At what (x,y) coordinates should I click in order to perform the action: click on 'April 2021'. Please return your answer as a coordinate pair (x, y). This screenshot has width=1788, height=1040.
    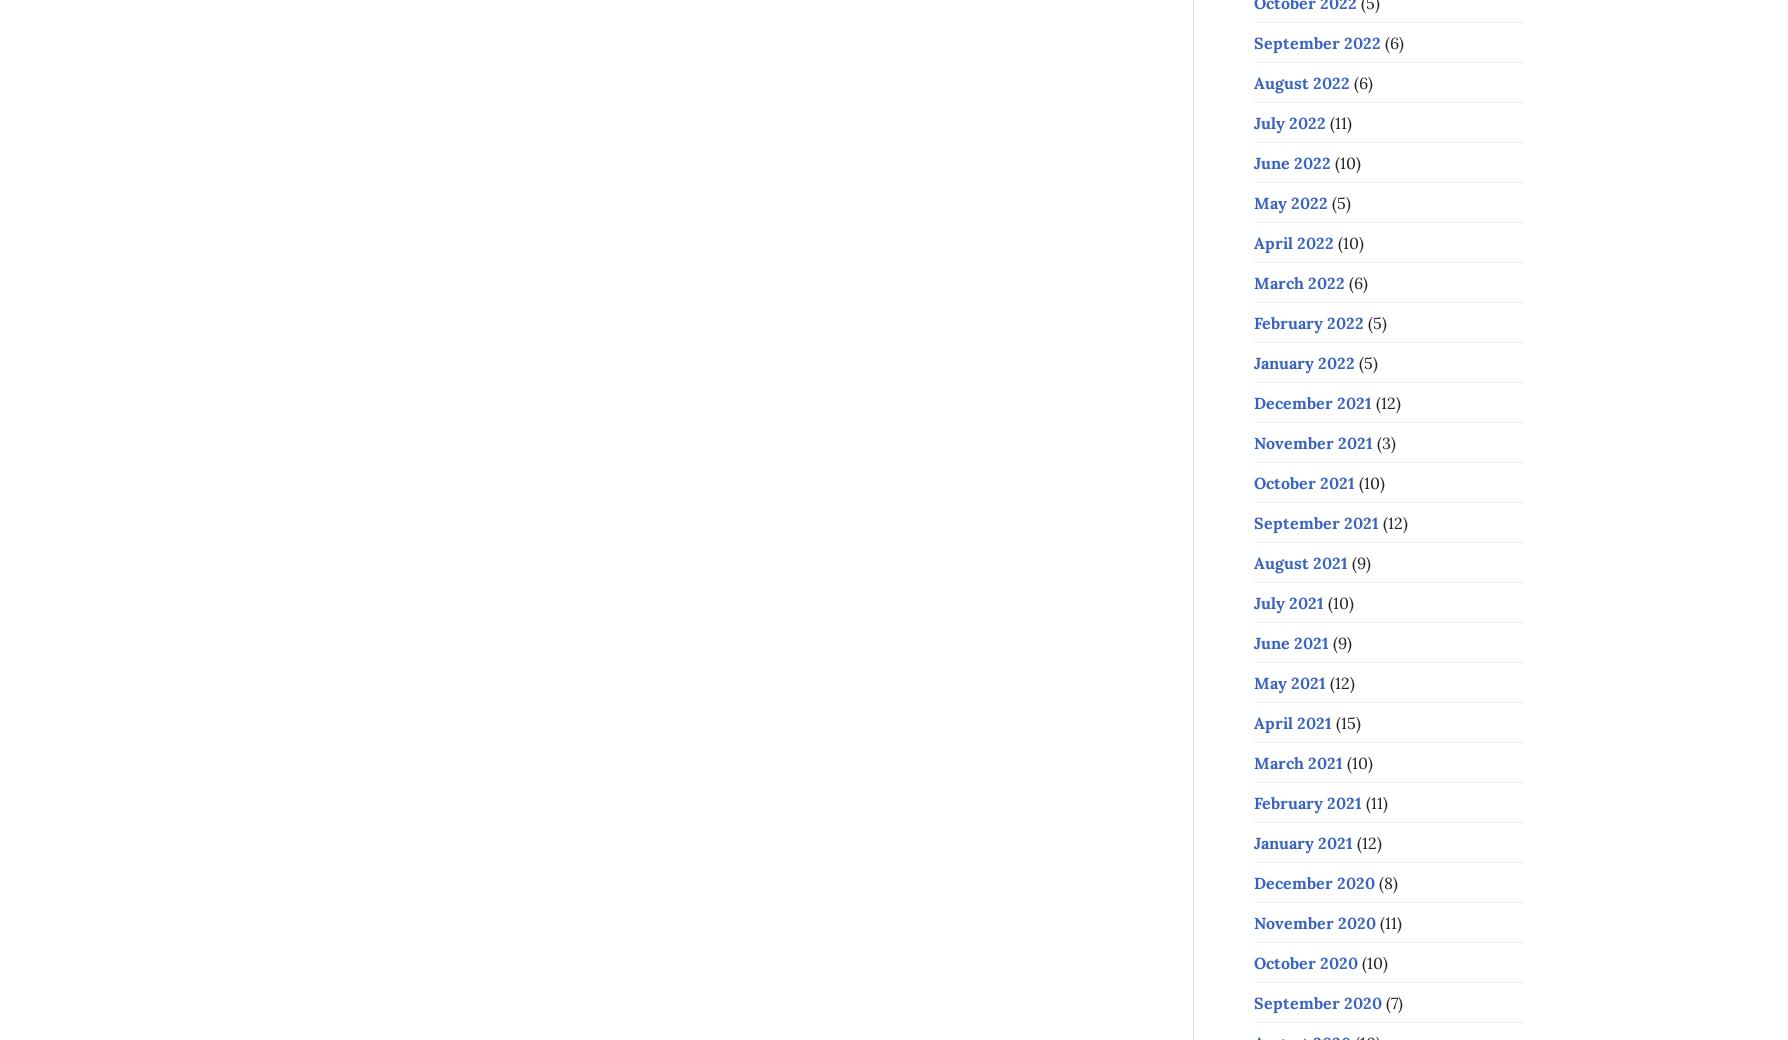
    Looking at the image, I should click on (1252, 721).